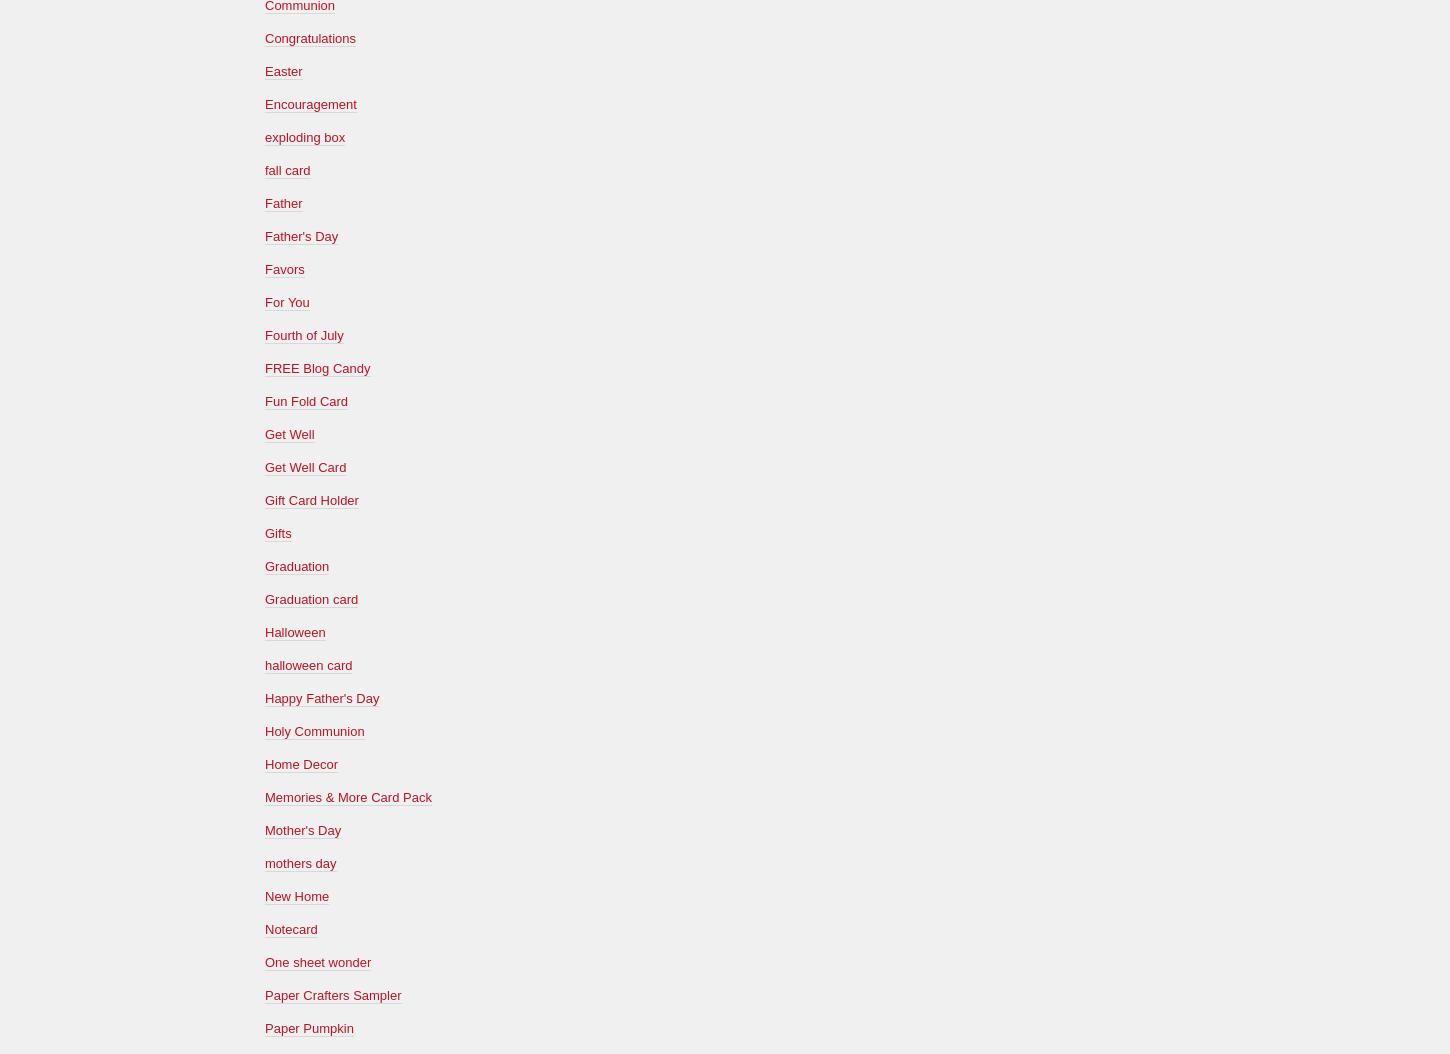  Describe the element at coordinates (287, 168) in the screenshot. I see `'fall card'` at that location.